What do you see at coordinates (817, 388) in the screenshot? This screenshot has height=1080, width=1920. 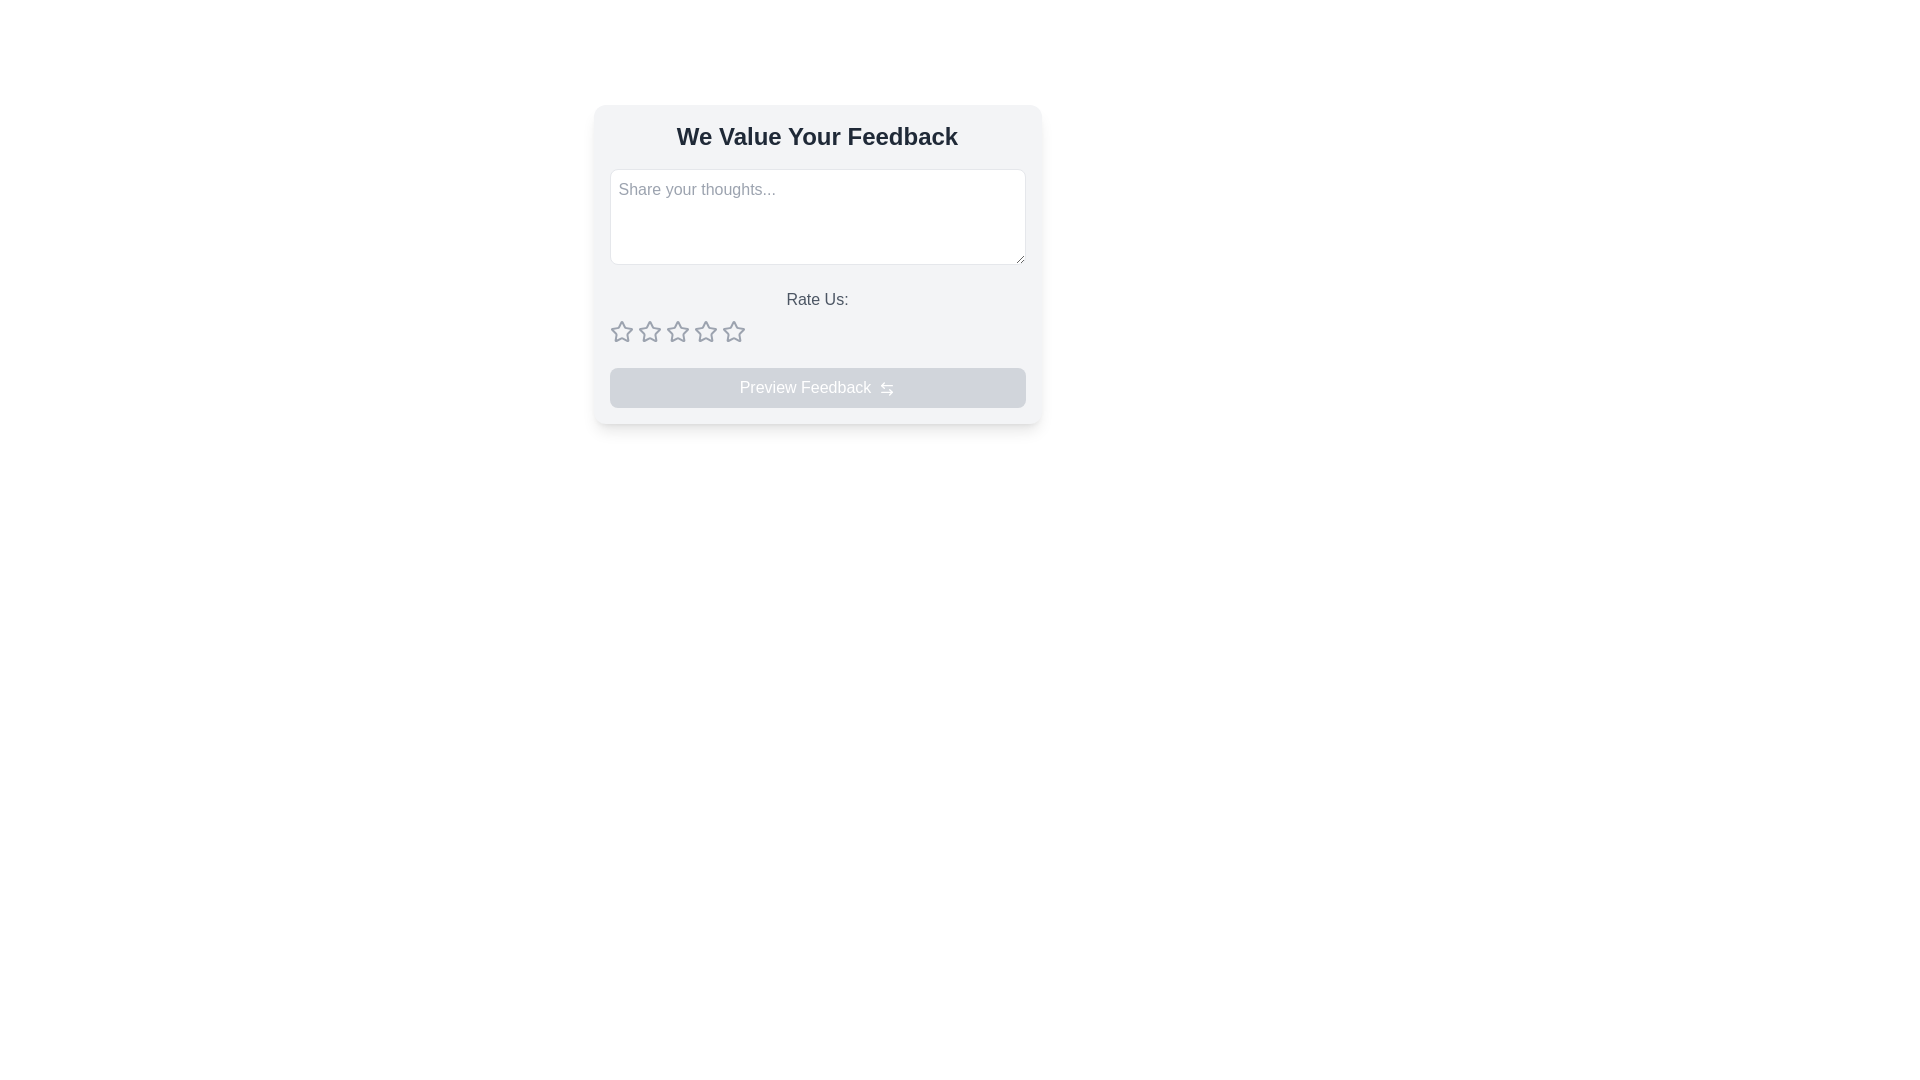 I see `the disabled preview button located at the bottom of the feedback form, under the rating stars section, which is currently unresponsive due to its disabled state` at bounding box center [817, 388].